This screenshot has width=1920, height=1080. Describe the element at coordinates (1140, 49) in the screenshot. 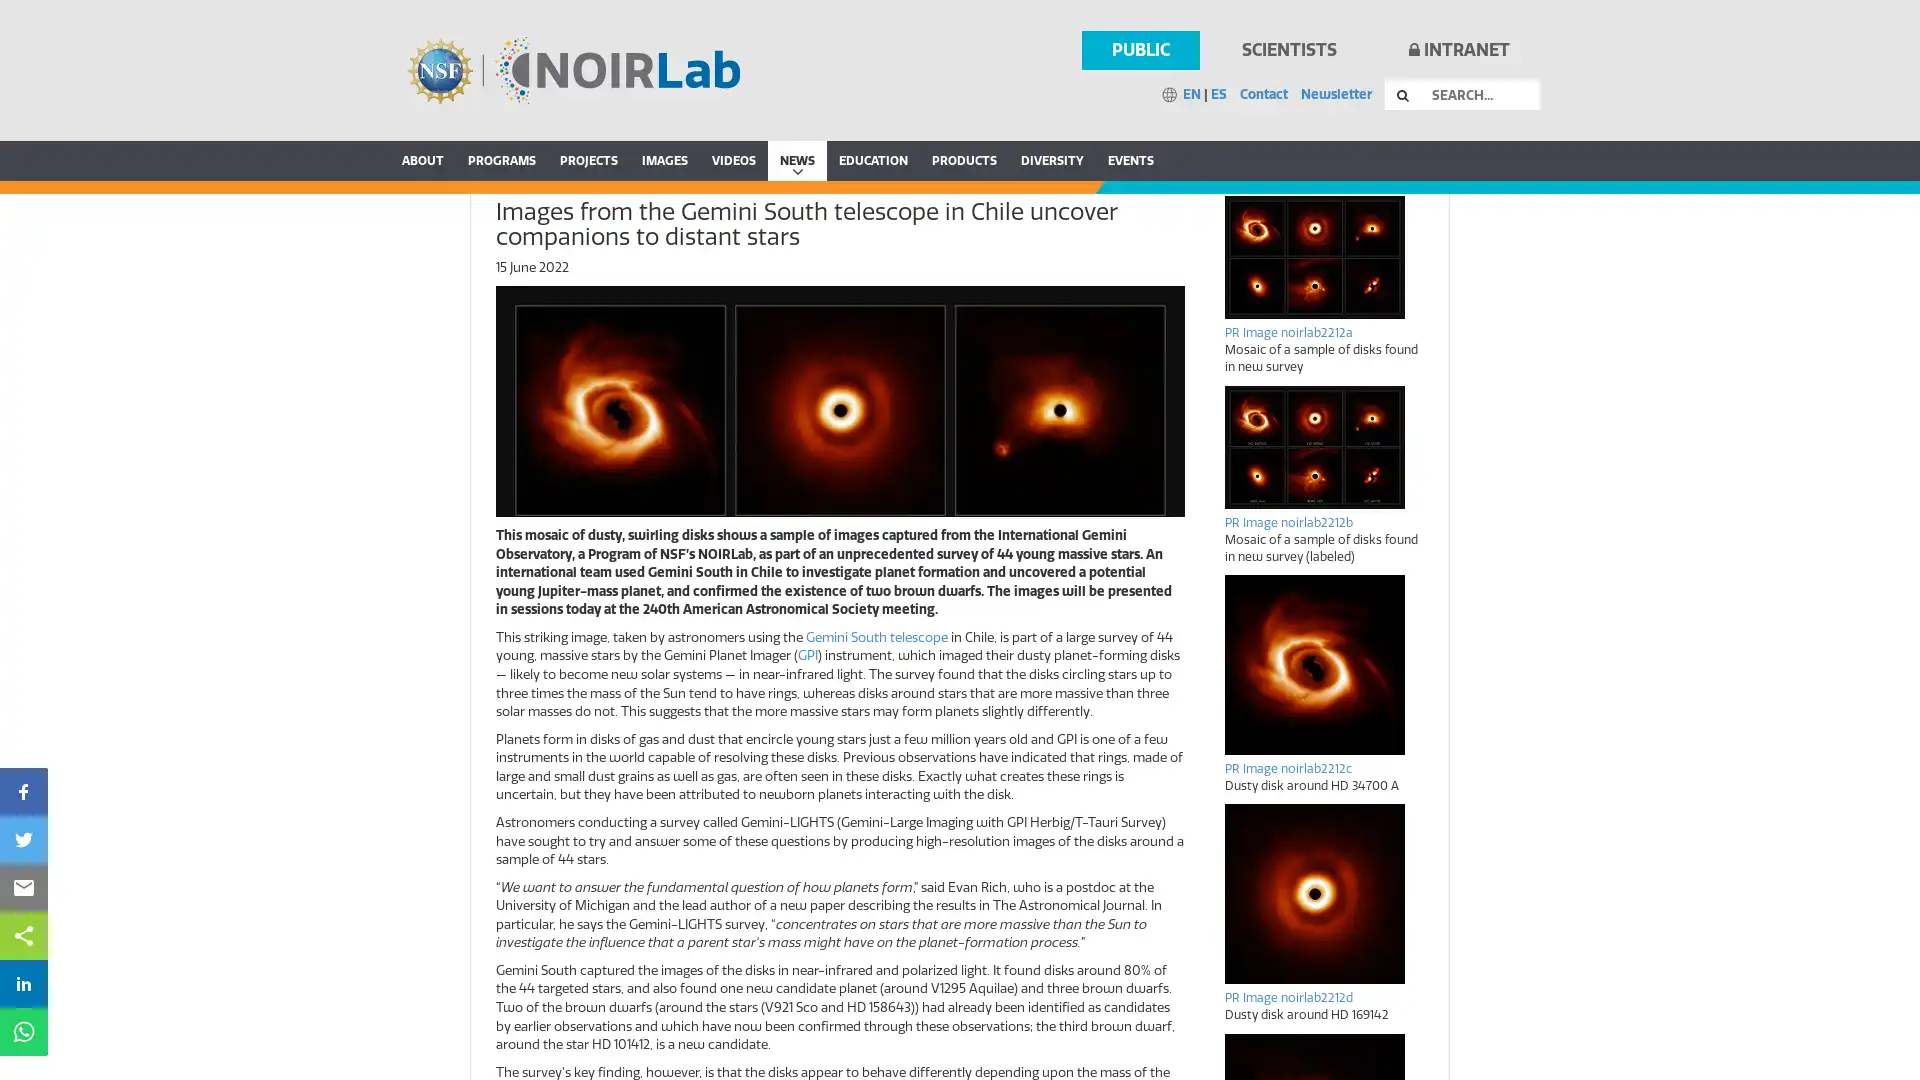

I see `PUBLIC` at that location.